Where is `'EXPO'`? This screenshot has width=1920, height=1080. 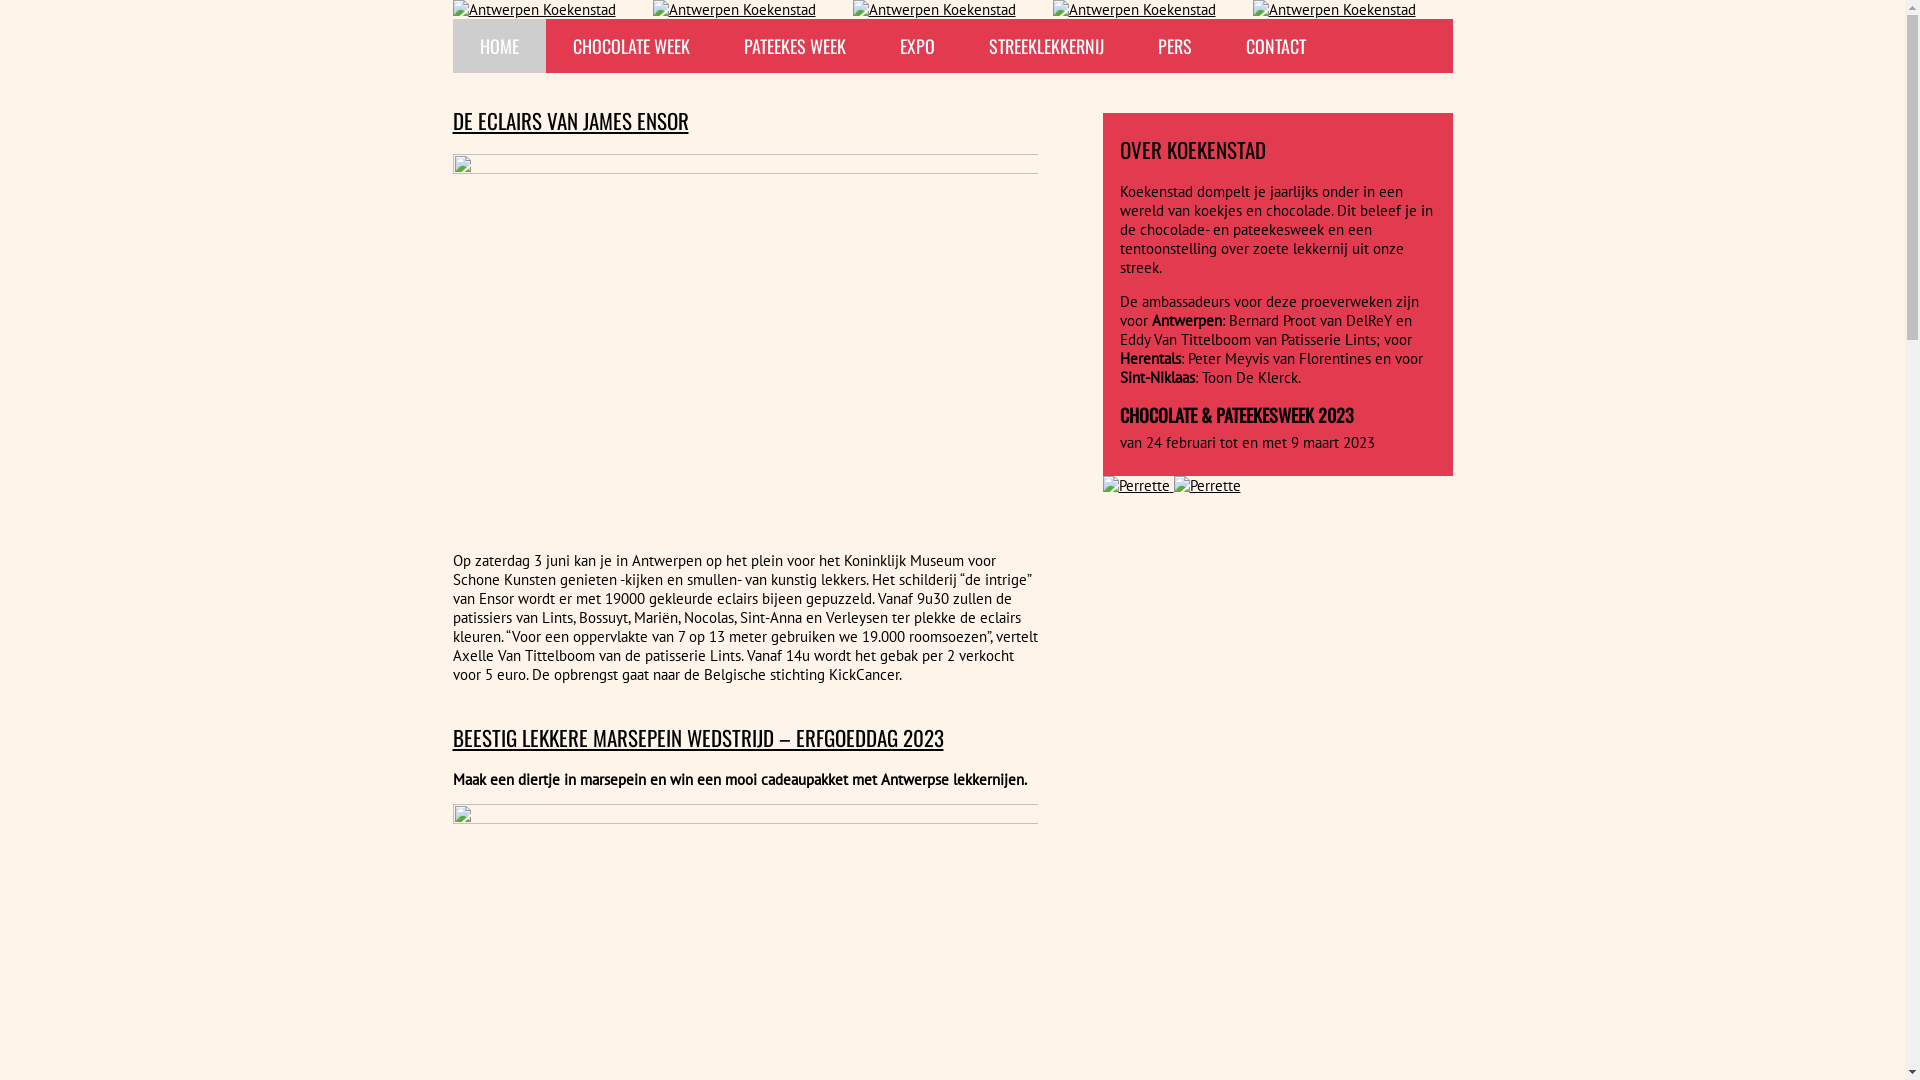 'EXPO' is located at coordinates (872, 45).